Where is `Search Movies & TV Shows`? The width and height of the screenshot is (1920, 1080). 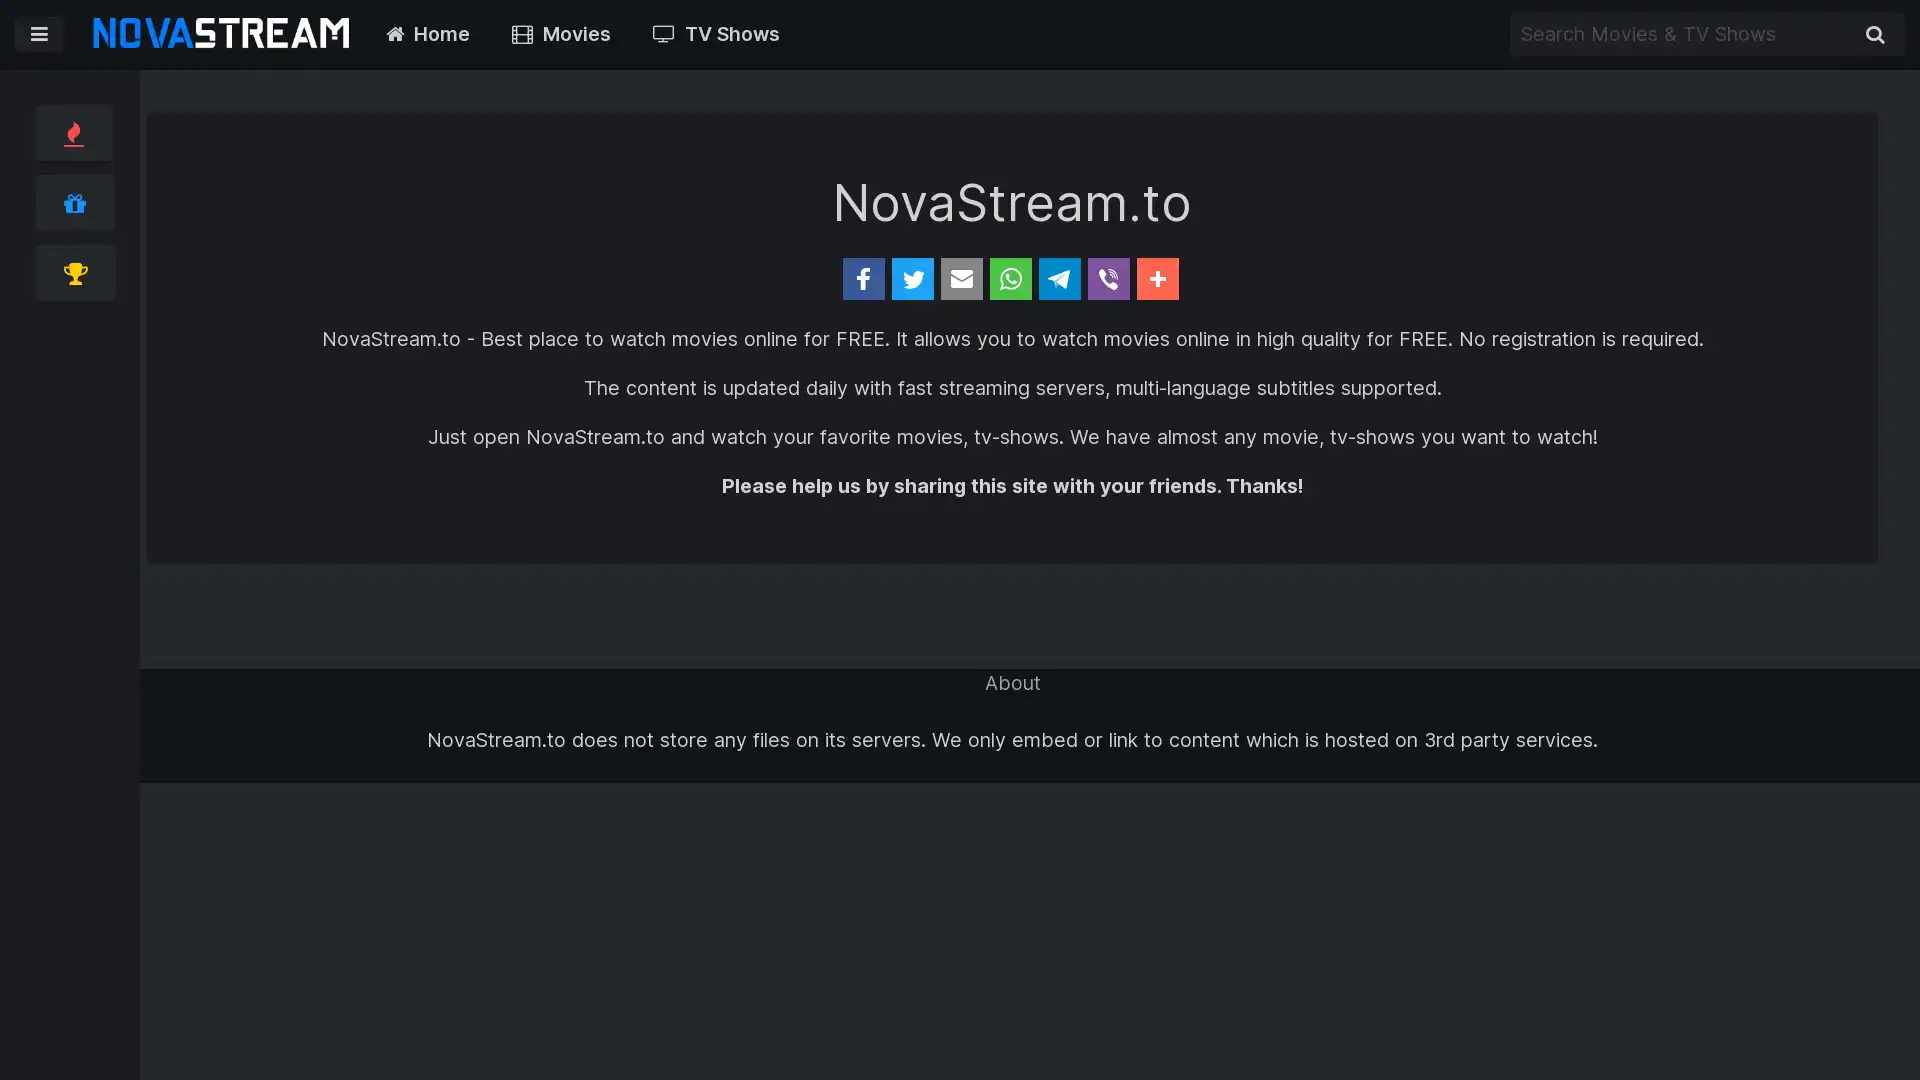
Search Movies & TV Shows is located at coordinates (1874, 34).